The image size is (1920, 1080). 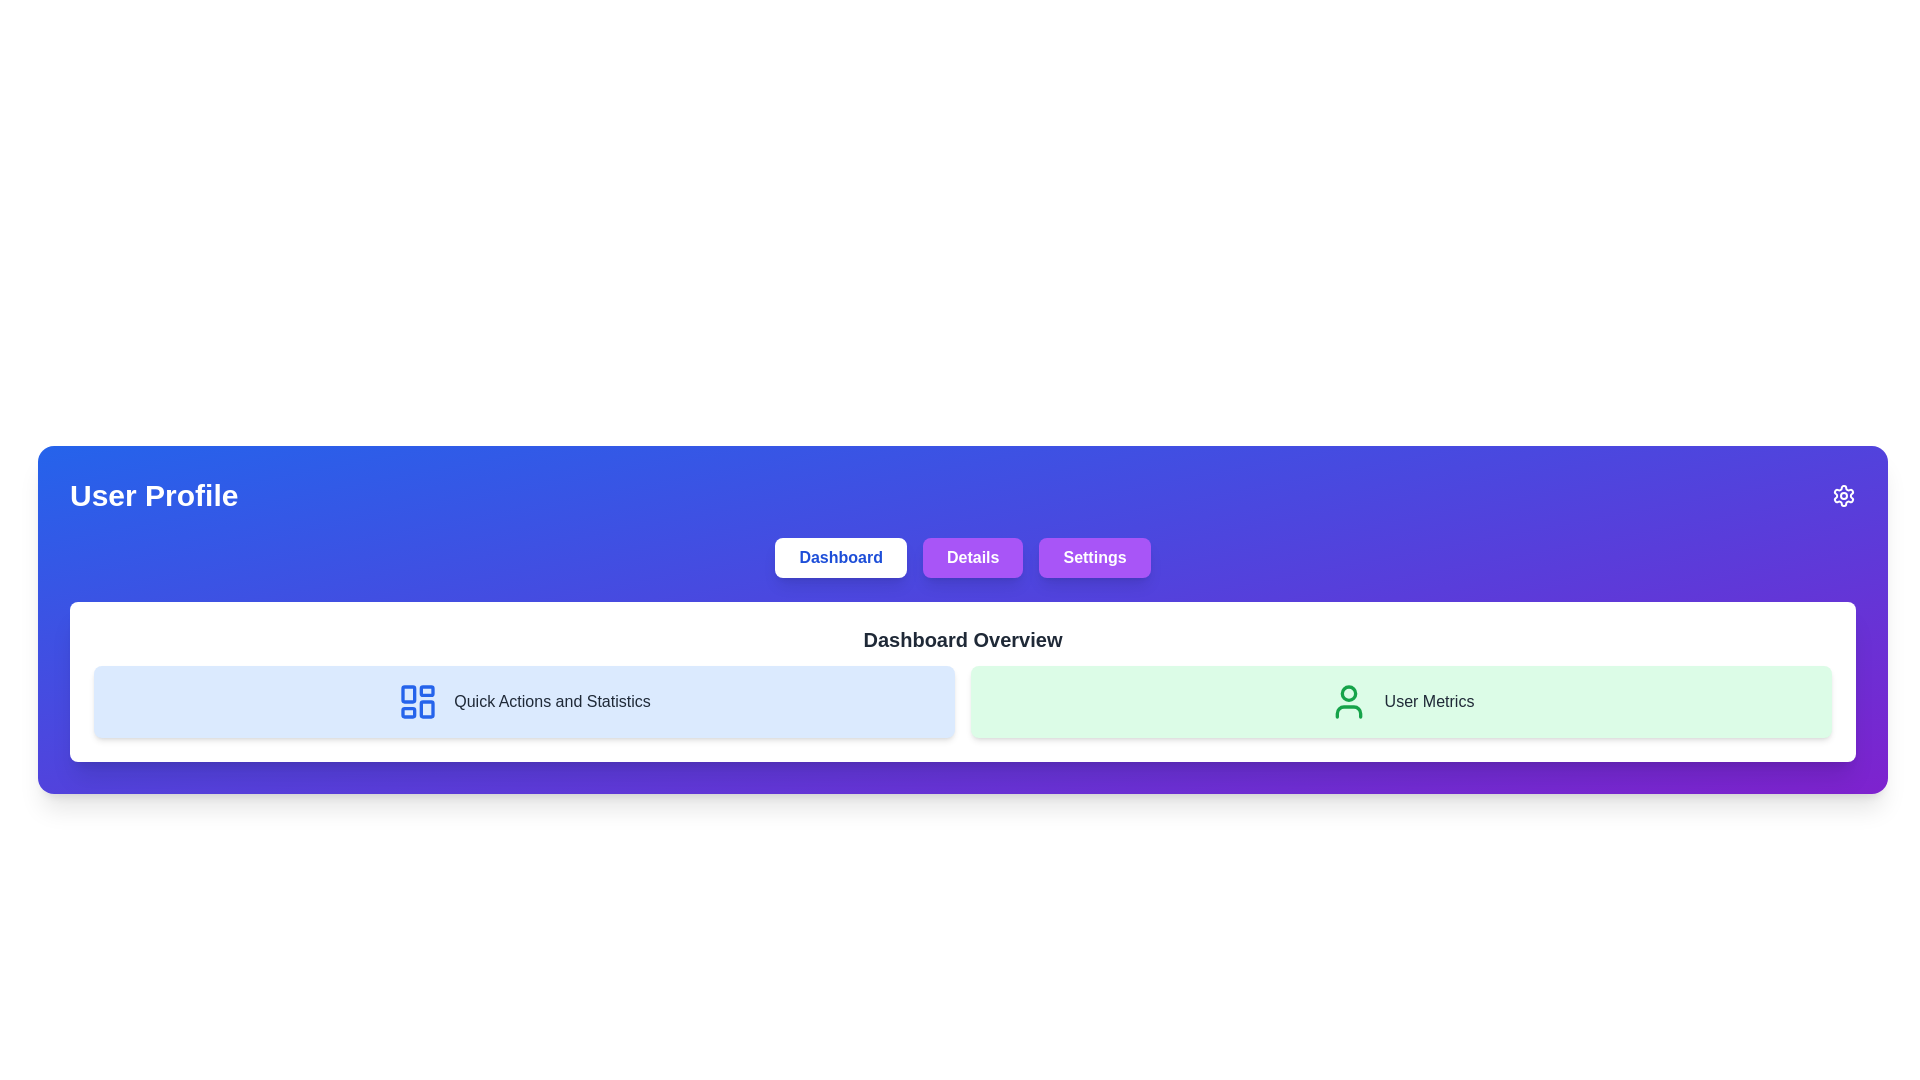 I want to click on the user icon with a green outline, featuring a circle for the head and rounded rectangular shoulders, located in the center-left section of the green 'User Metrics' card on the right side of the 'Dashboard Overview' row, so click(x=1348, y=701).